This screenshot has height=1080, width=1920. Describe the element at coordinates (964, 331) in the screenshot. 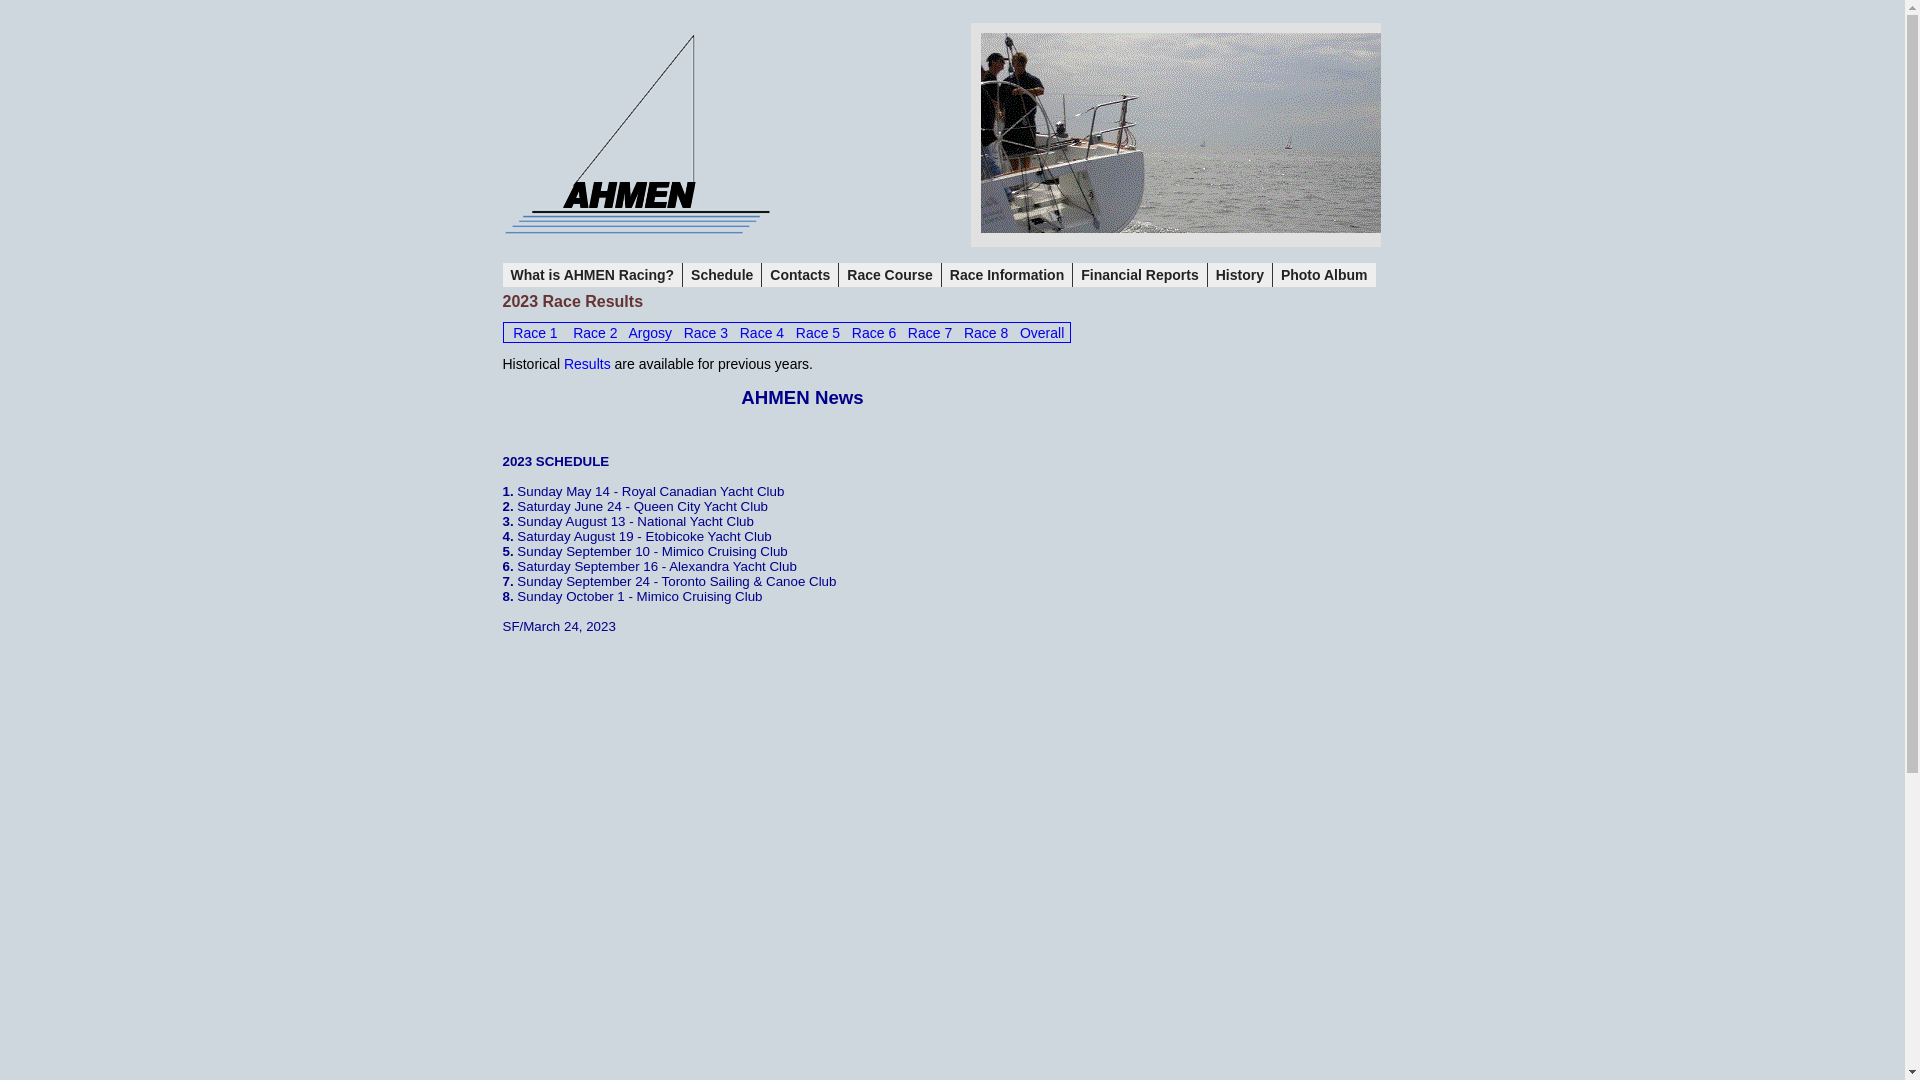

I see `'Race 8'` at that location.